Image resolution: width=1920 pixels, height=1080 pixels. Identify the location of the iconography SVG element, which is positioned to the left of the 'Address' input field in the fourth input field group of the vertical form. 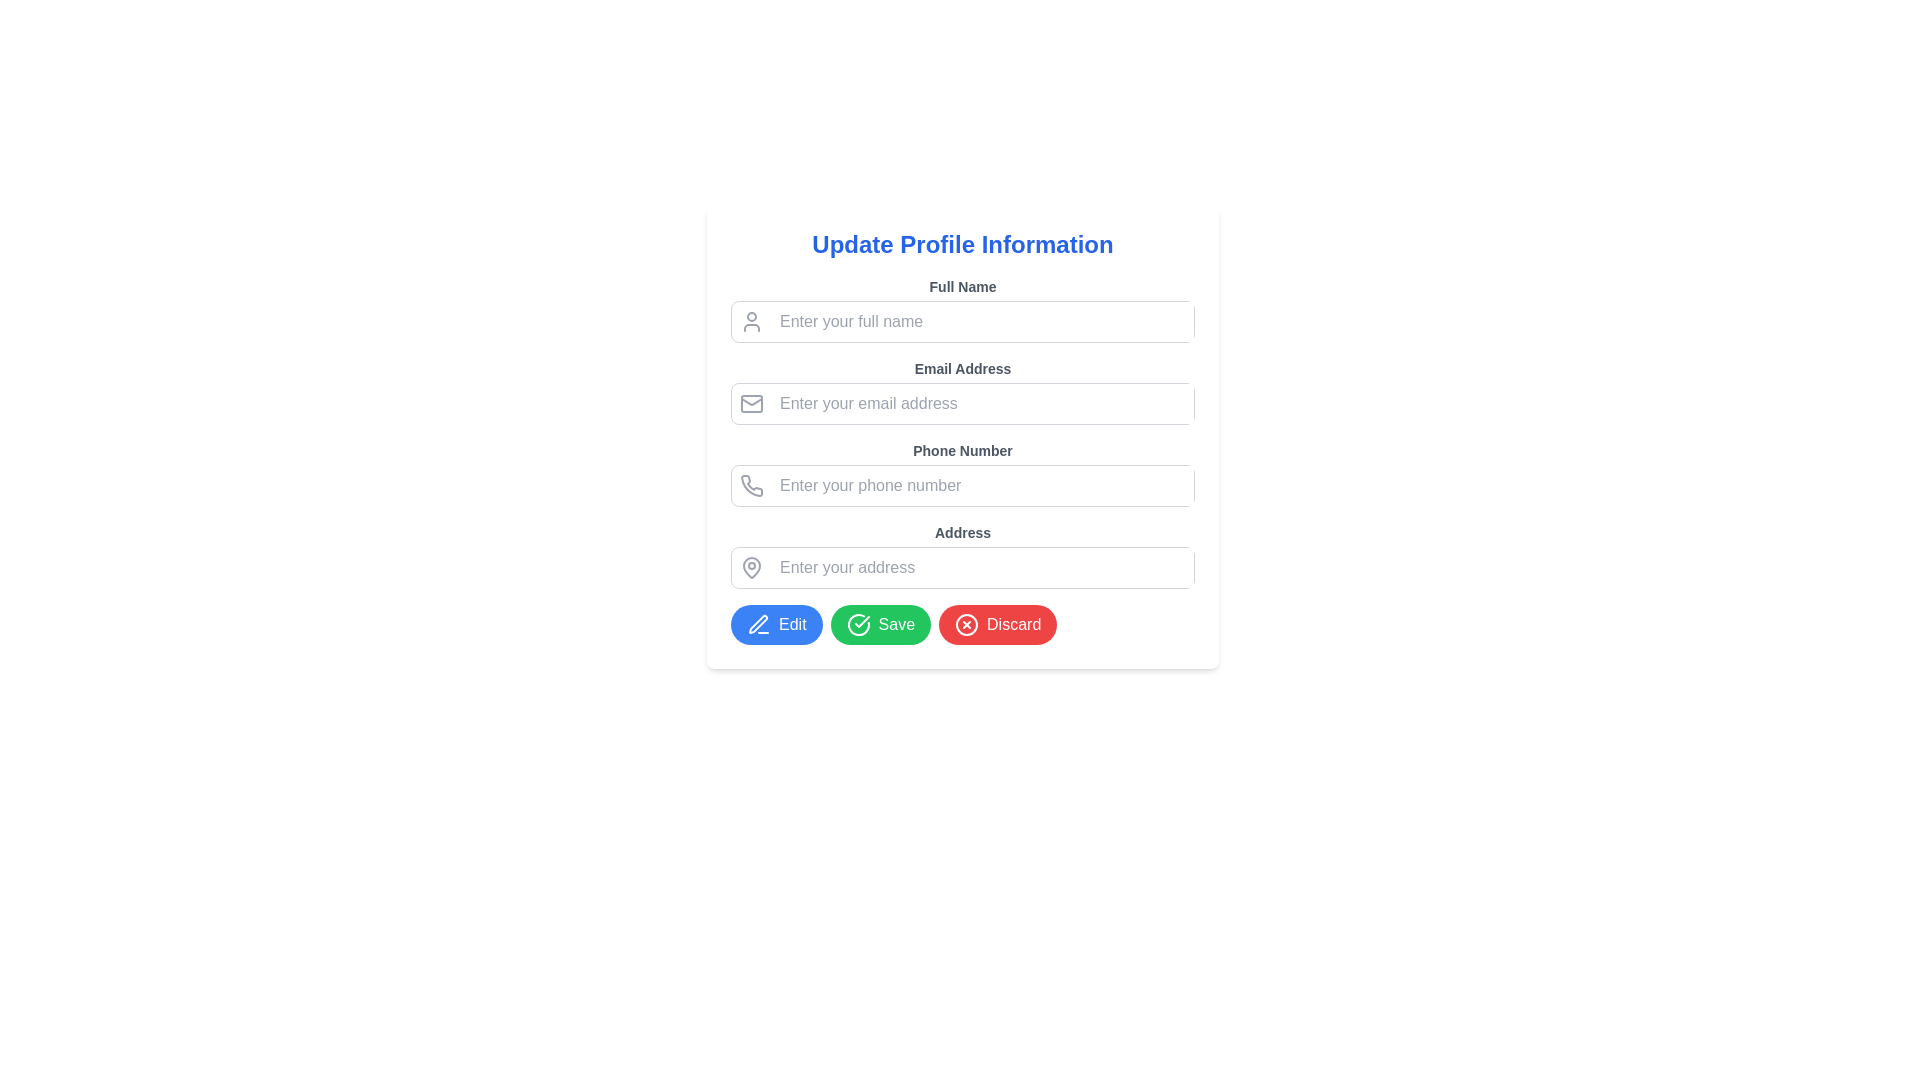
(751, 567).